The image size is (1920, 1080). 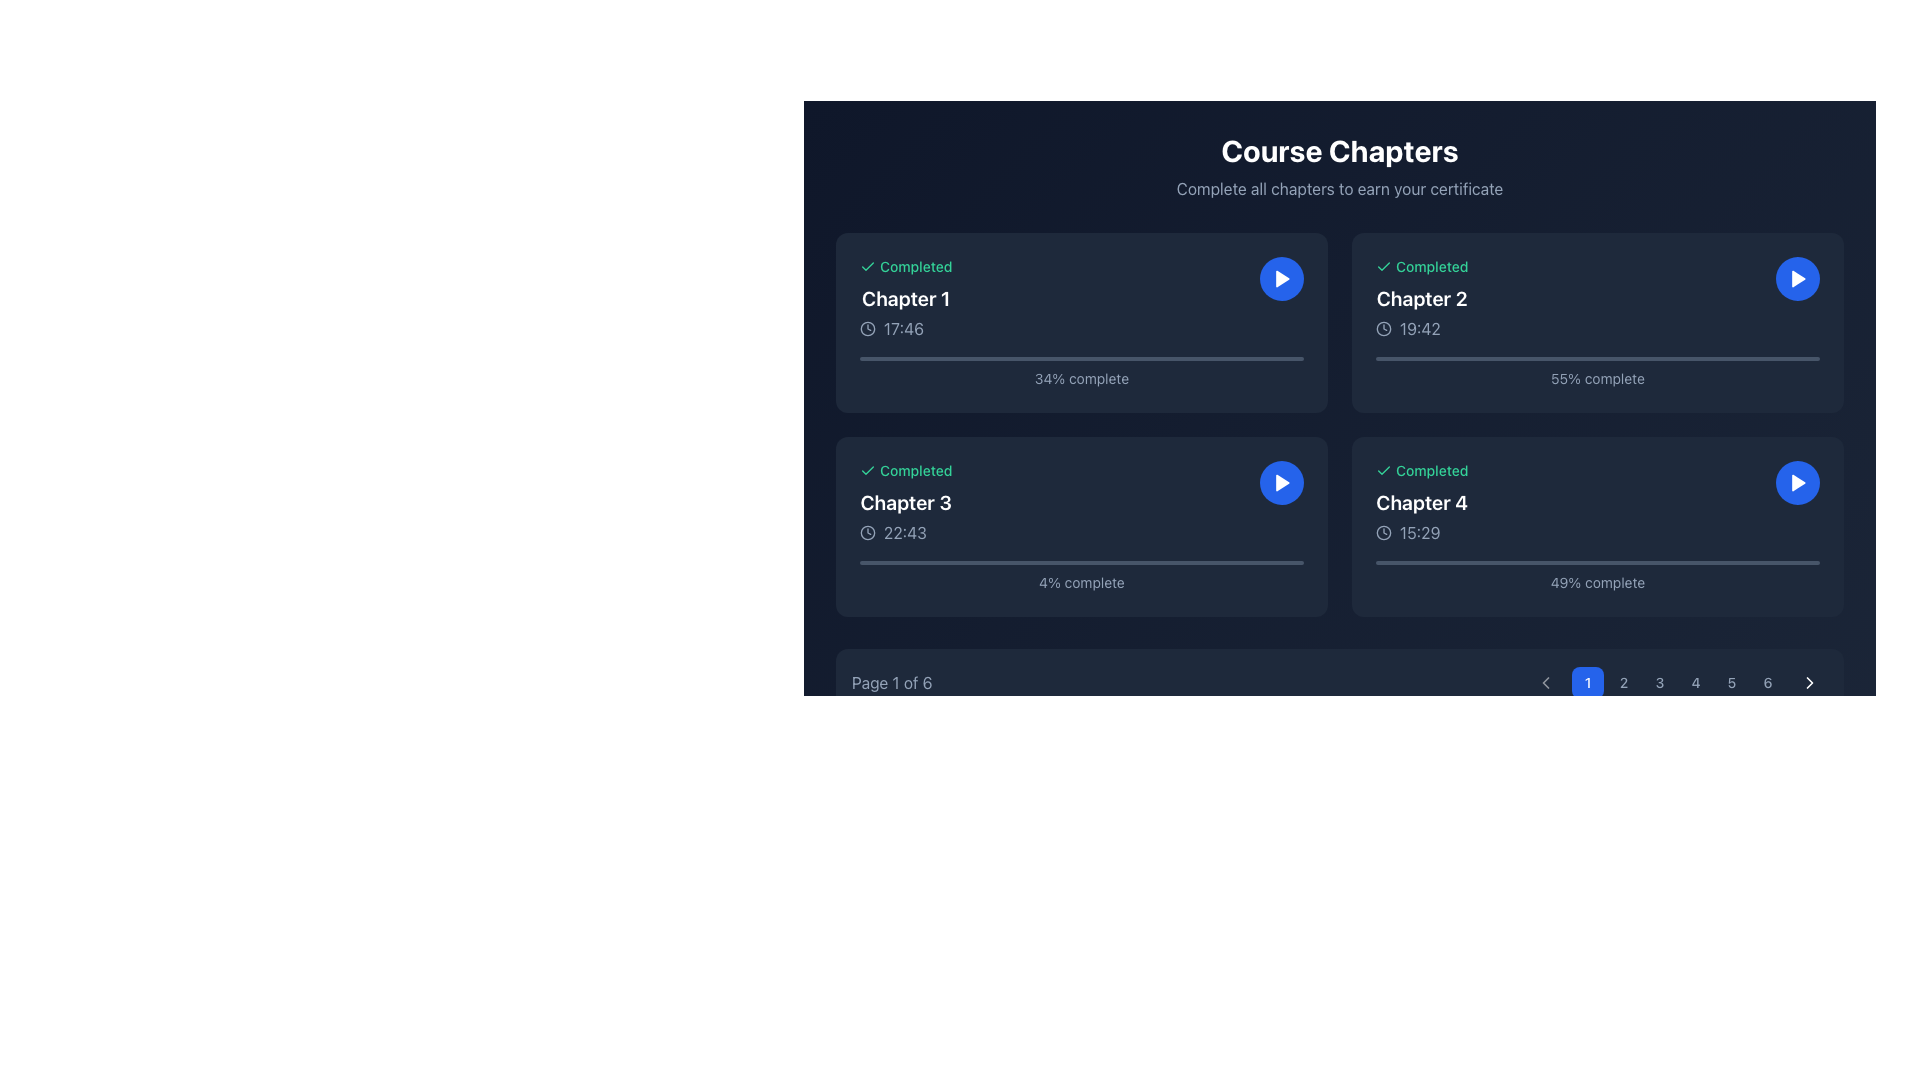 I want to click on the Text Label that displays the current progress percentage for Chapter 2, located beneath the progress indicator line within the card, so click(x=1597, y=378).